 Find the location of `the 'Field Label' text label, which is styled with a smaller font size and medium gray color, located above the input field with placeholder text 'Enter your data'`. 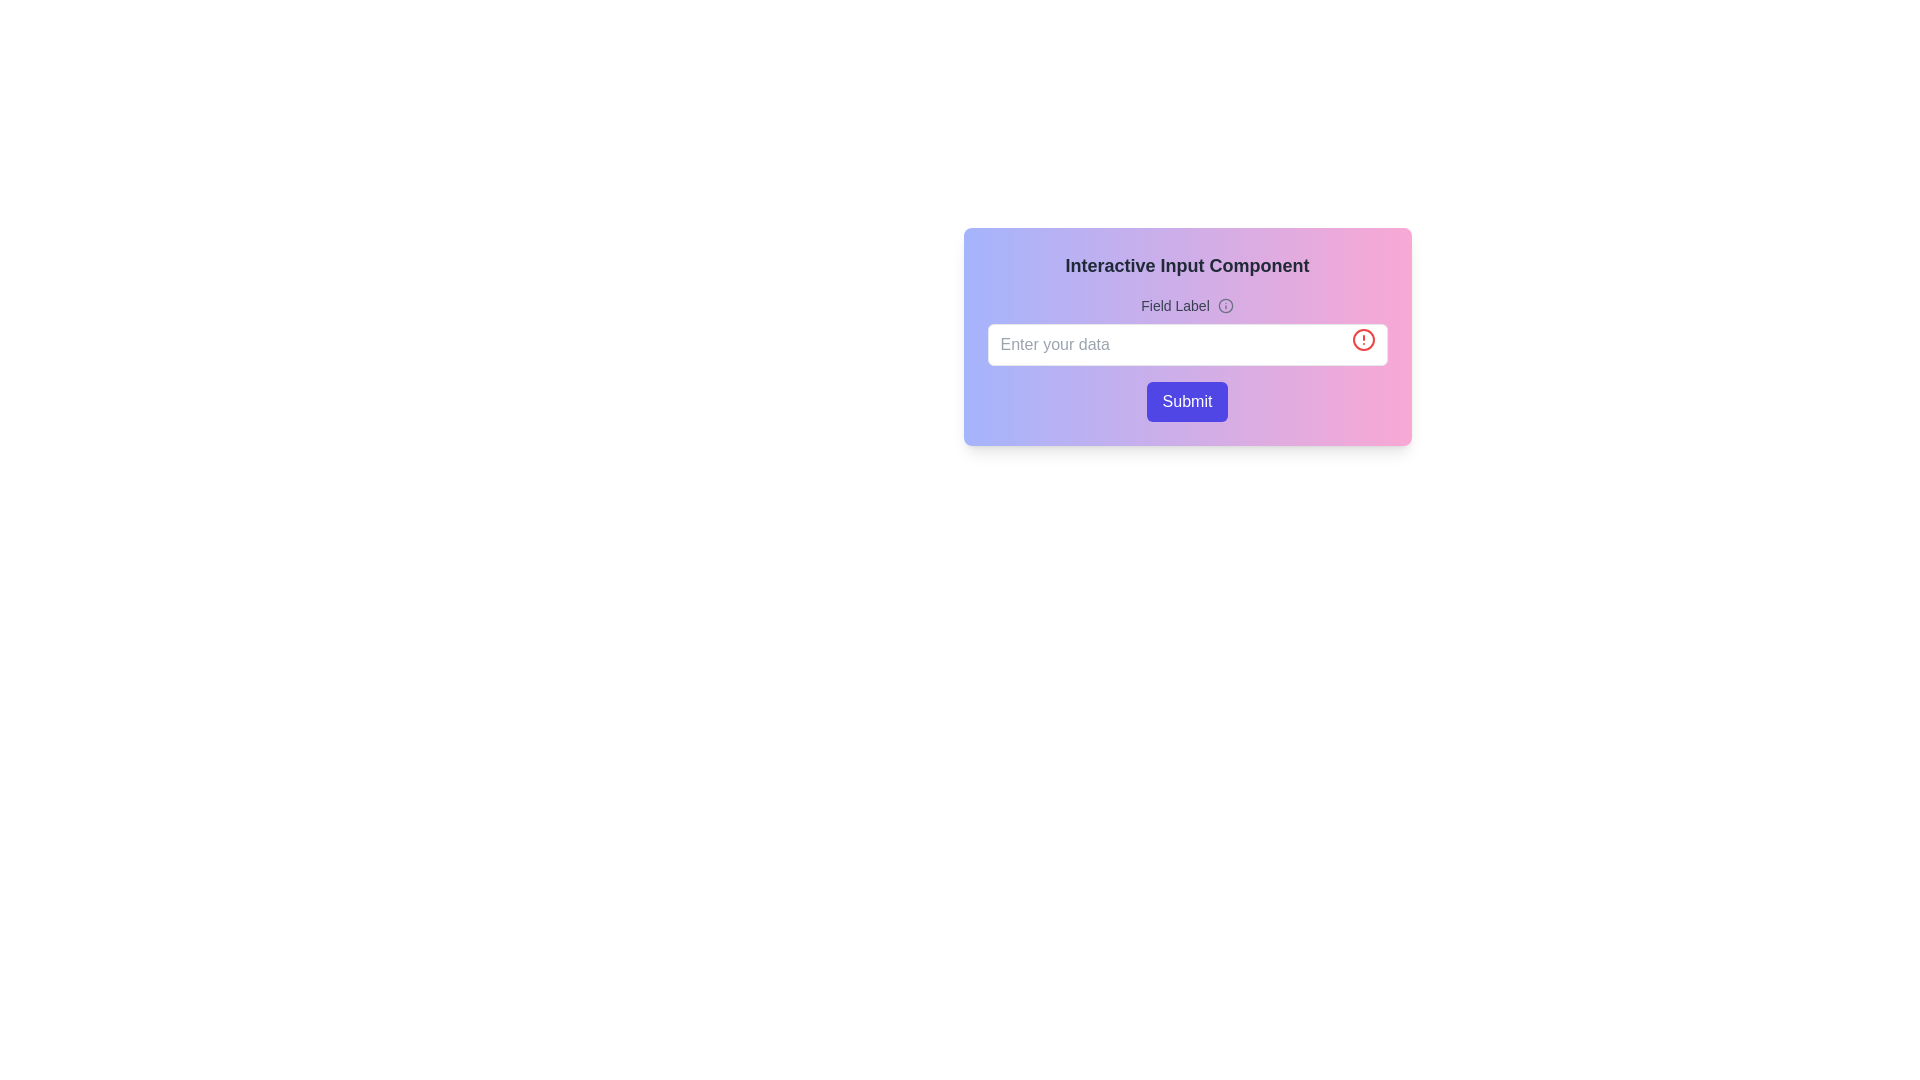

the 'Field Label' text label, which is styled with a smaller font size and medium gray color, located above the input field with placeholder text 'Enter your data' is located at coordinates (1187, 305).